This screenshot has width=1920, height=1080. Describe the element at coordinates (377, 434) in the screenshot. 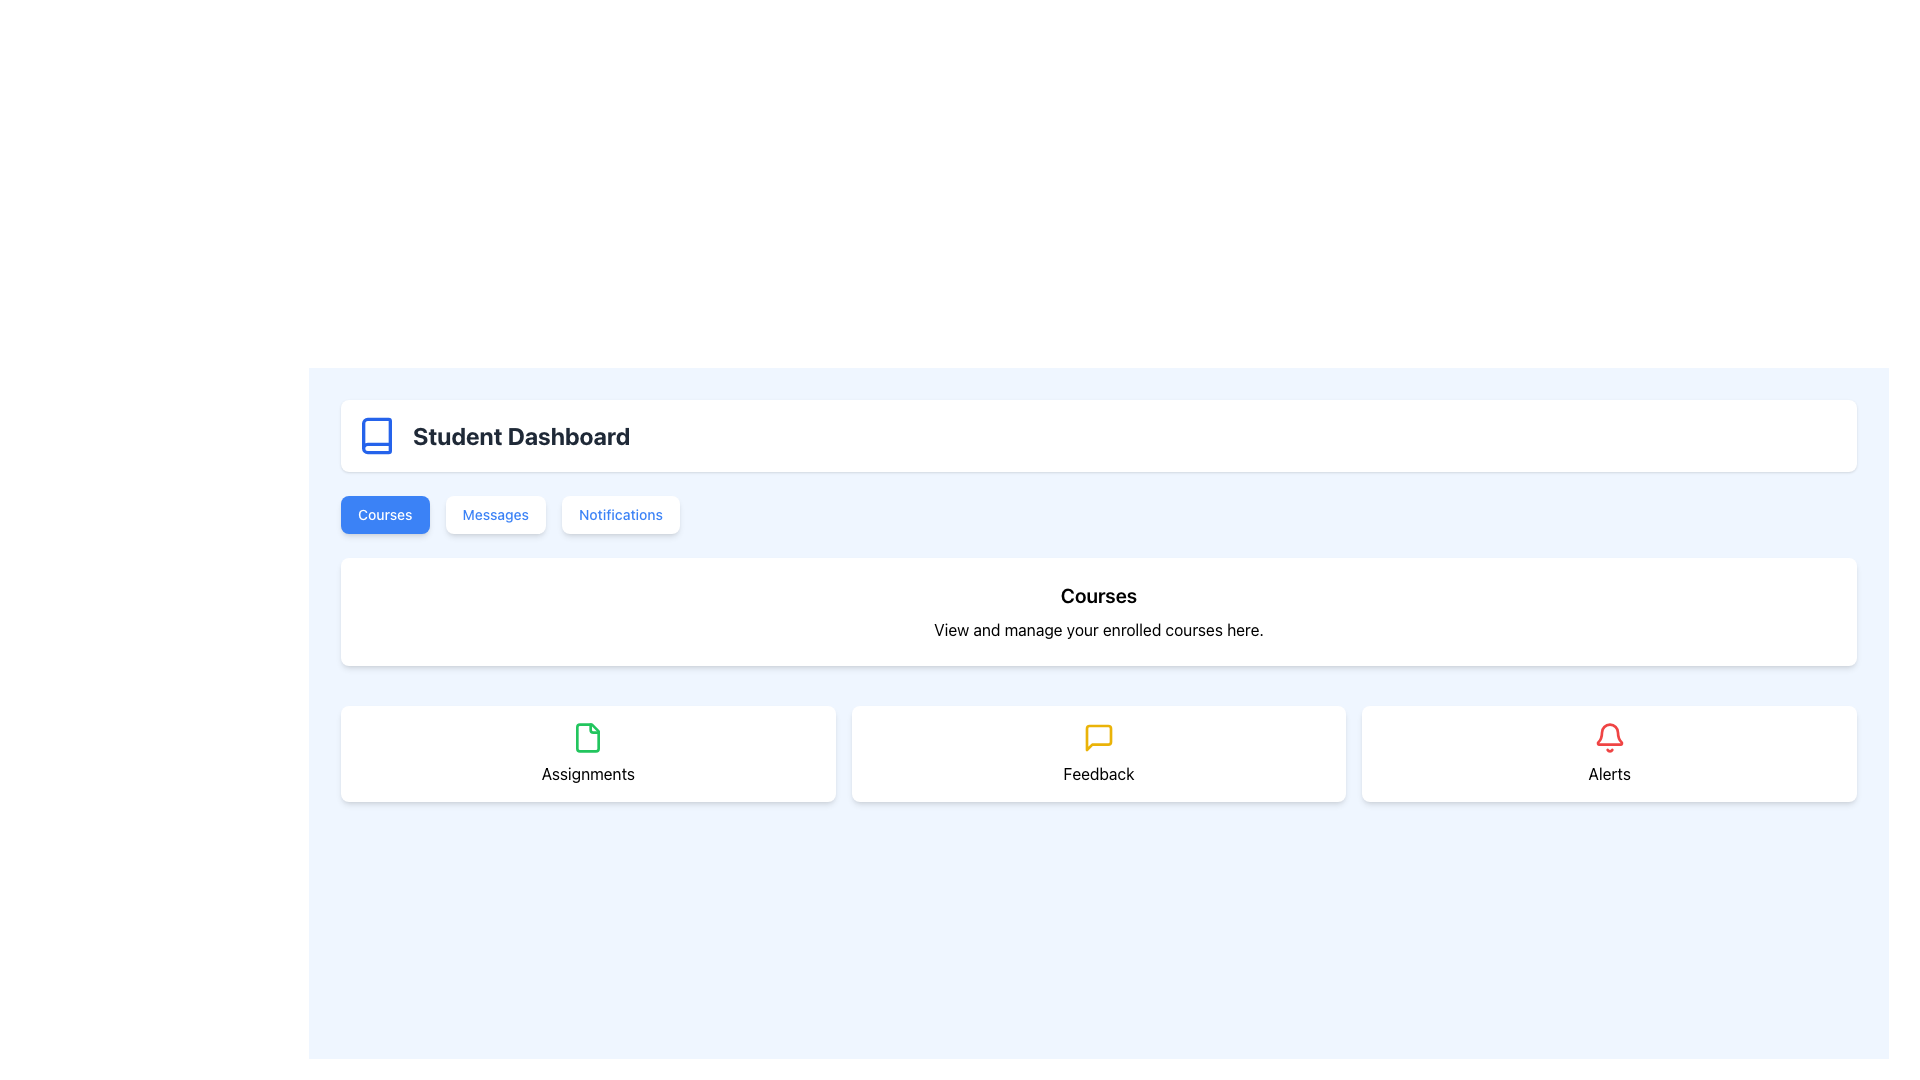

I see `the icon resembling a stylized book with a blue outline located to the left of the 'Student Dashboard' text in the header section` at that location.